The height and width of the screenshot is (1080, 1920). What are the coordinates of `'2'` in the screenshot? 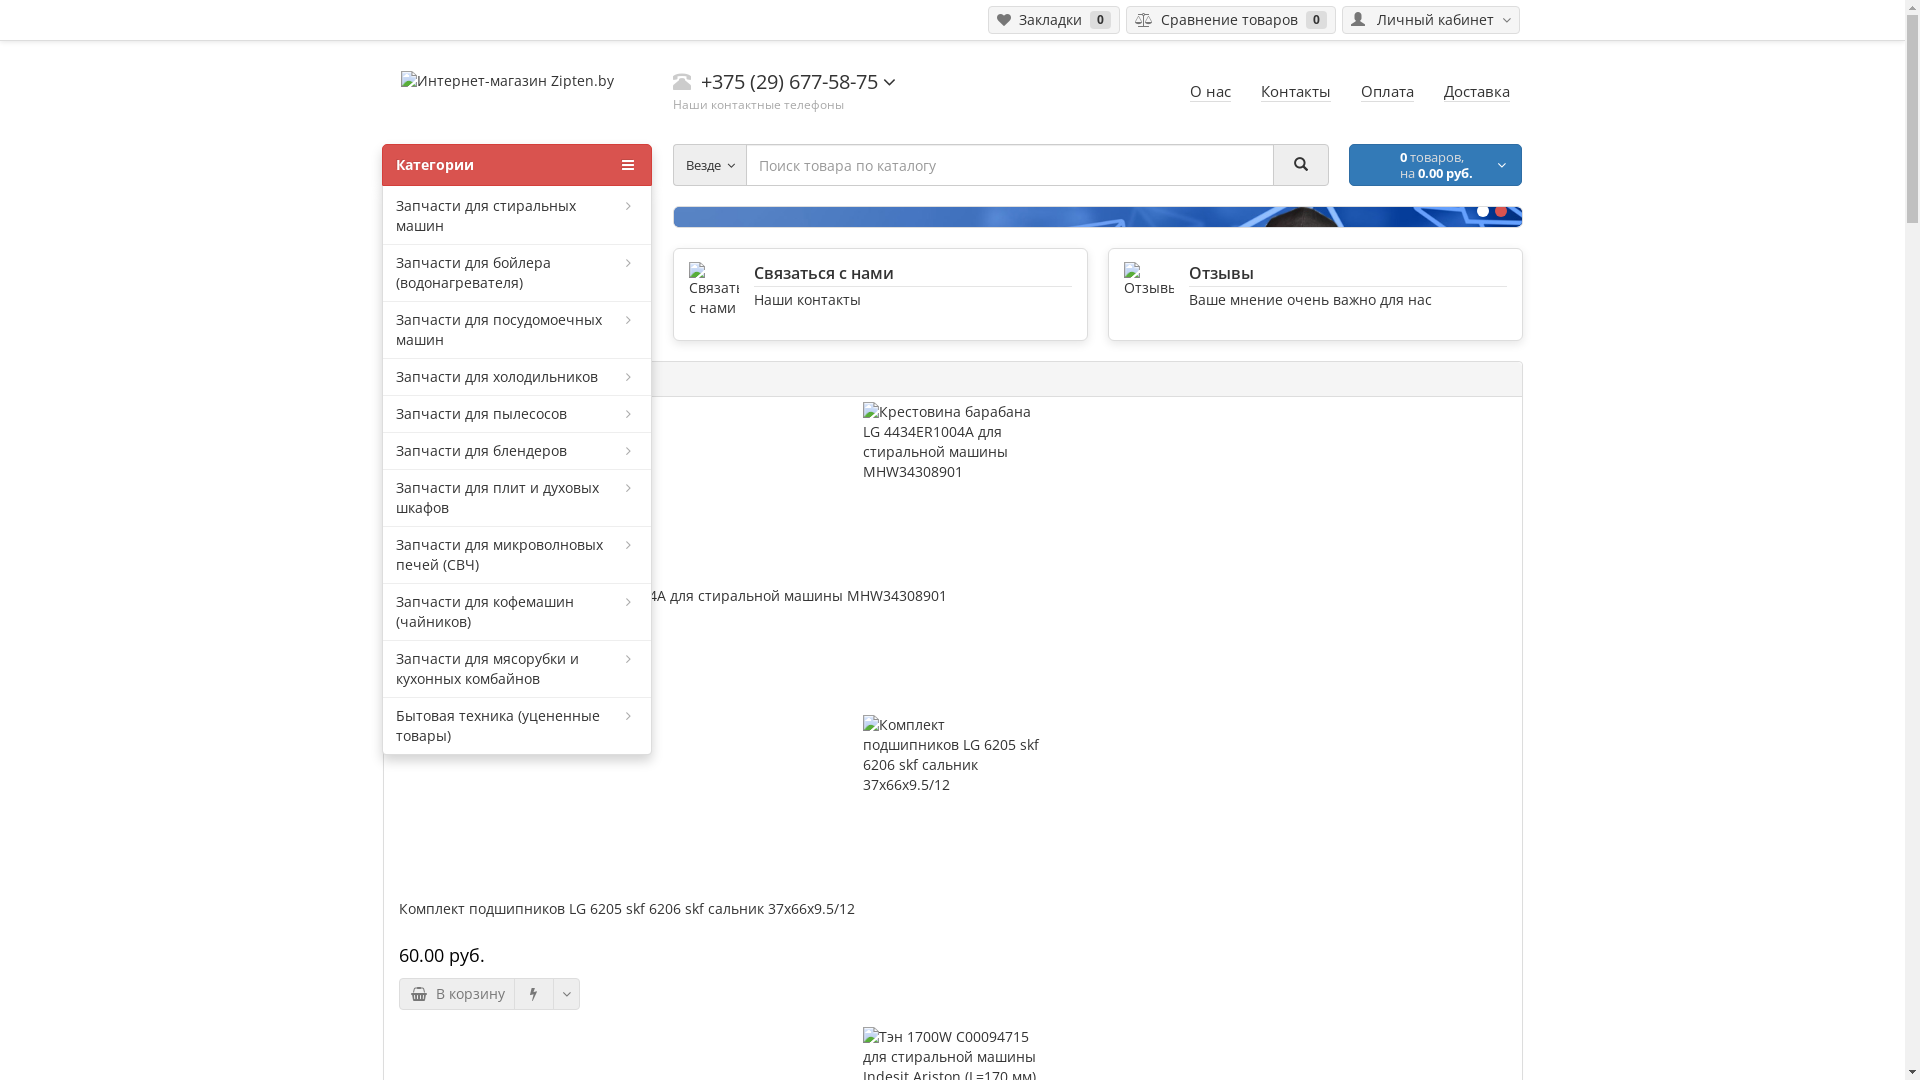 It's located at (1499, 211).